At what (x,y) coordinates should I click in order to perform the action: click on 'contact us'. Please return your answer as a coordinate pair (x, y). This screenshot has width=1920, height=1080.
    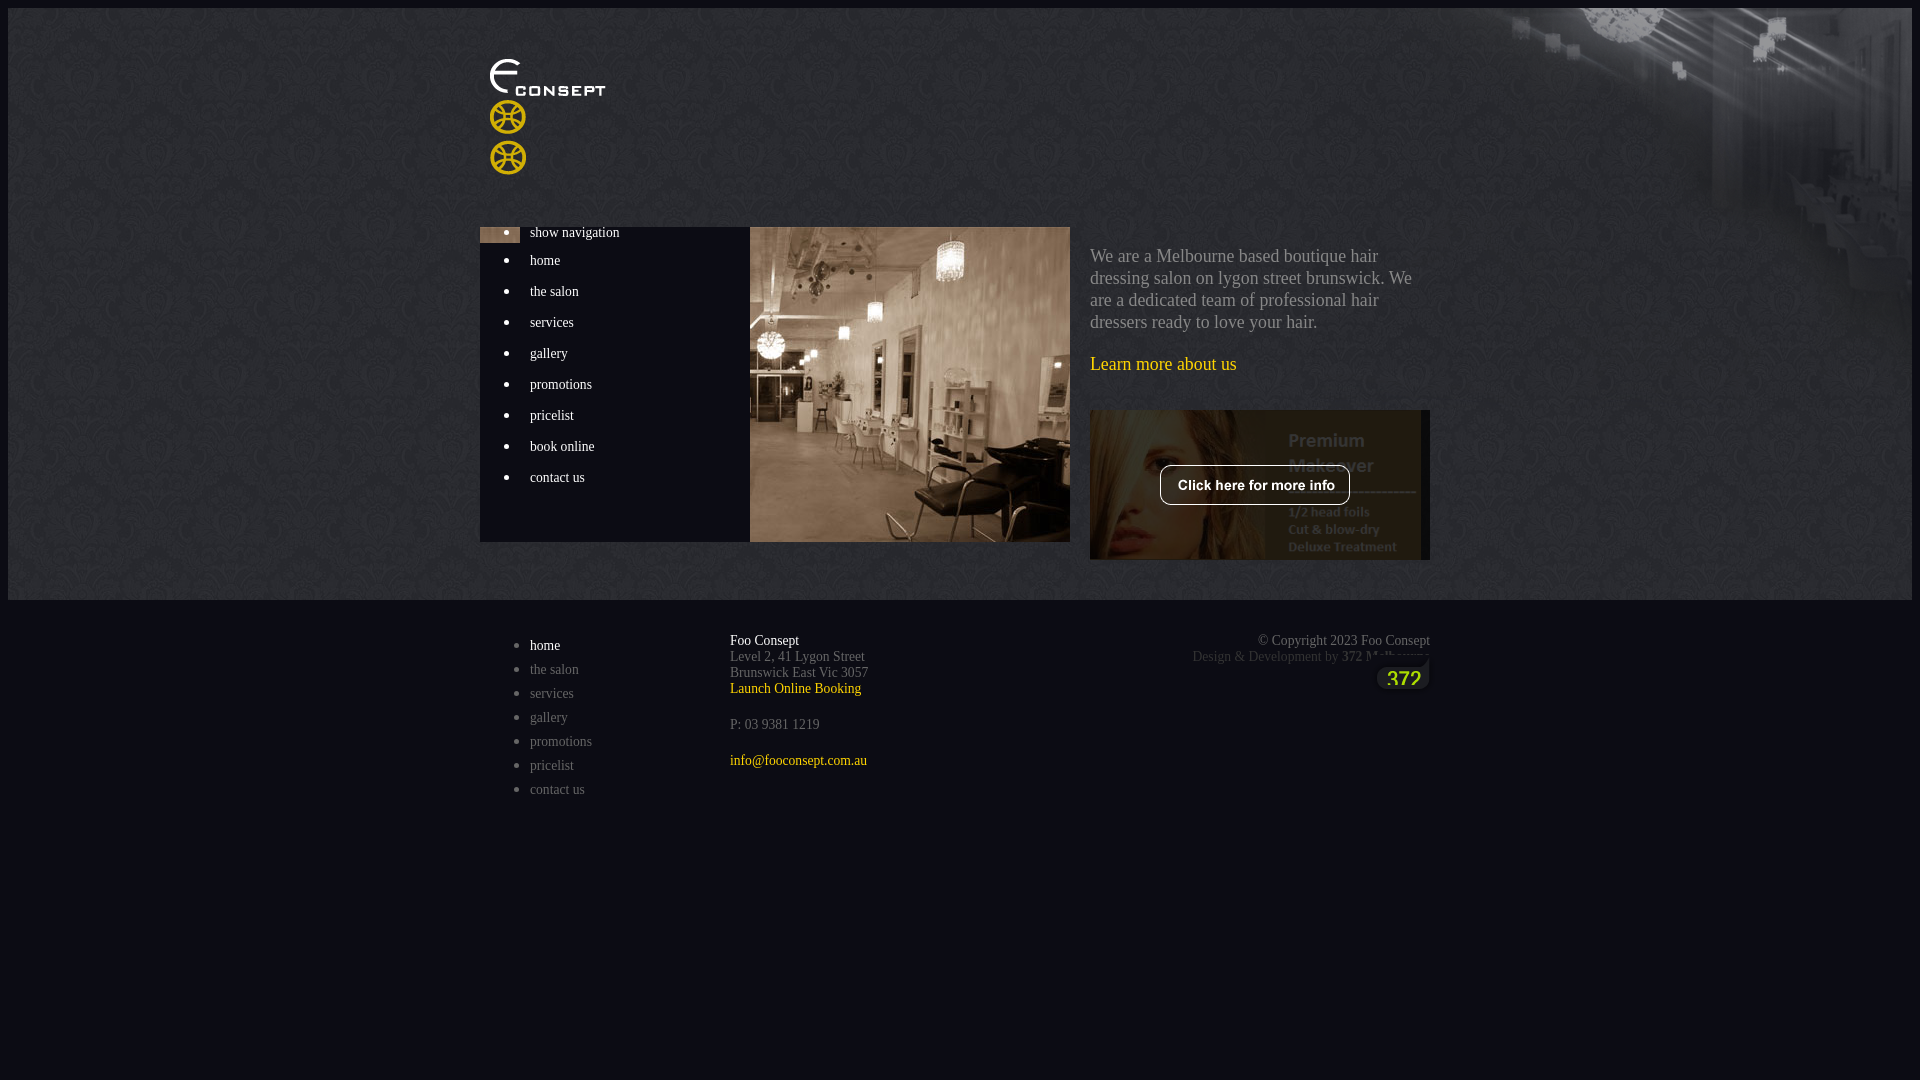
    Looking at the image, I should click on (519, 478).